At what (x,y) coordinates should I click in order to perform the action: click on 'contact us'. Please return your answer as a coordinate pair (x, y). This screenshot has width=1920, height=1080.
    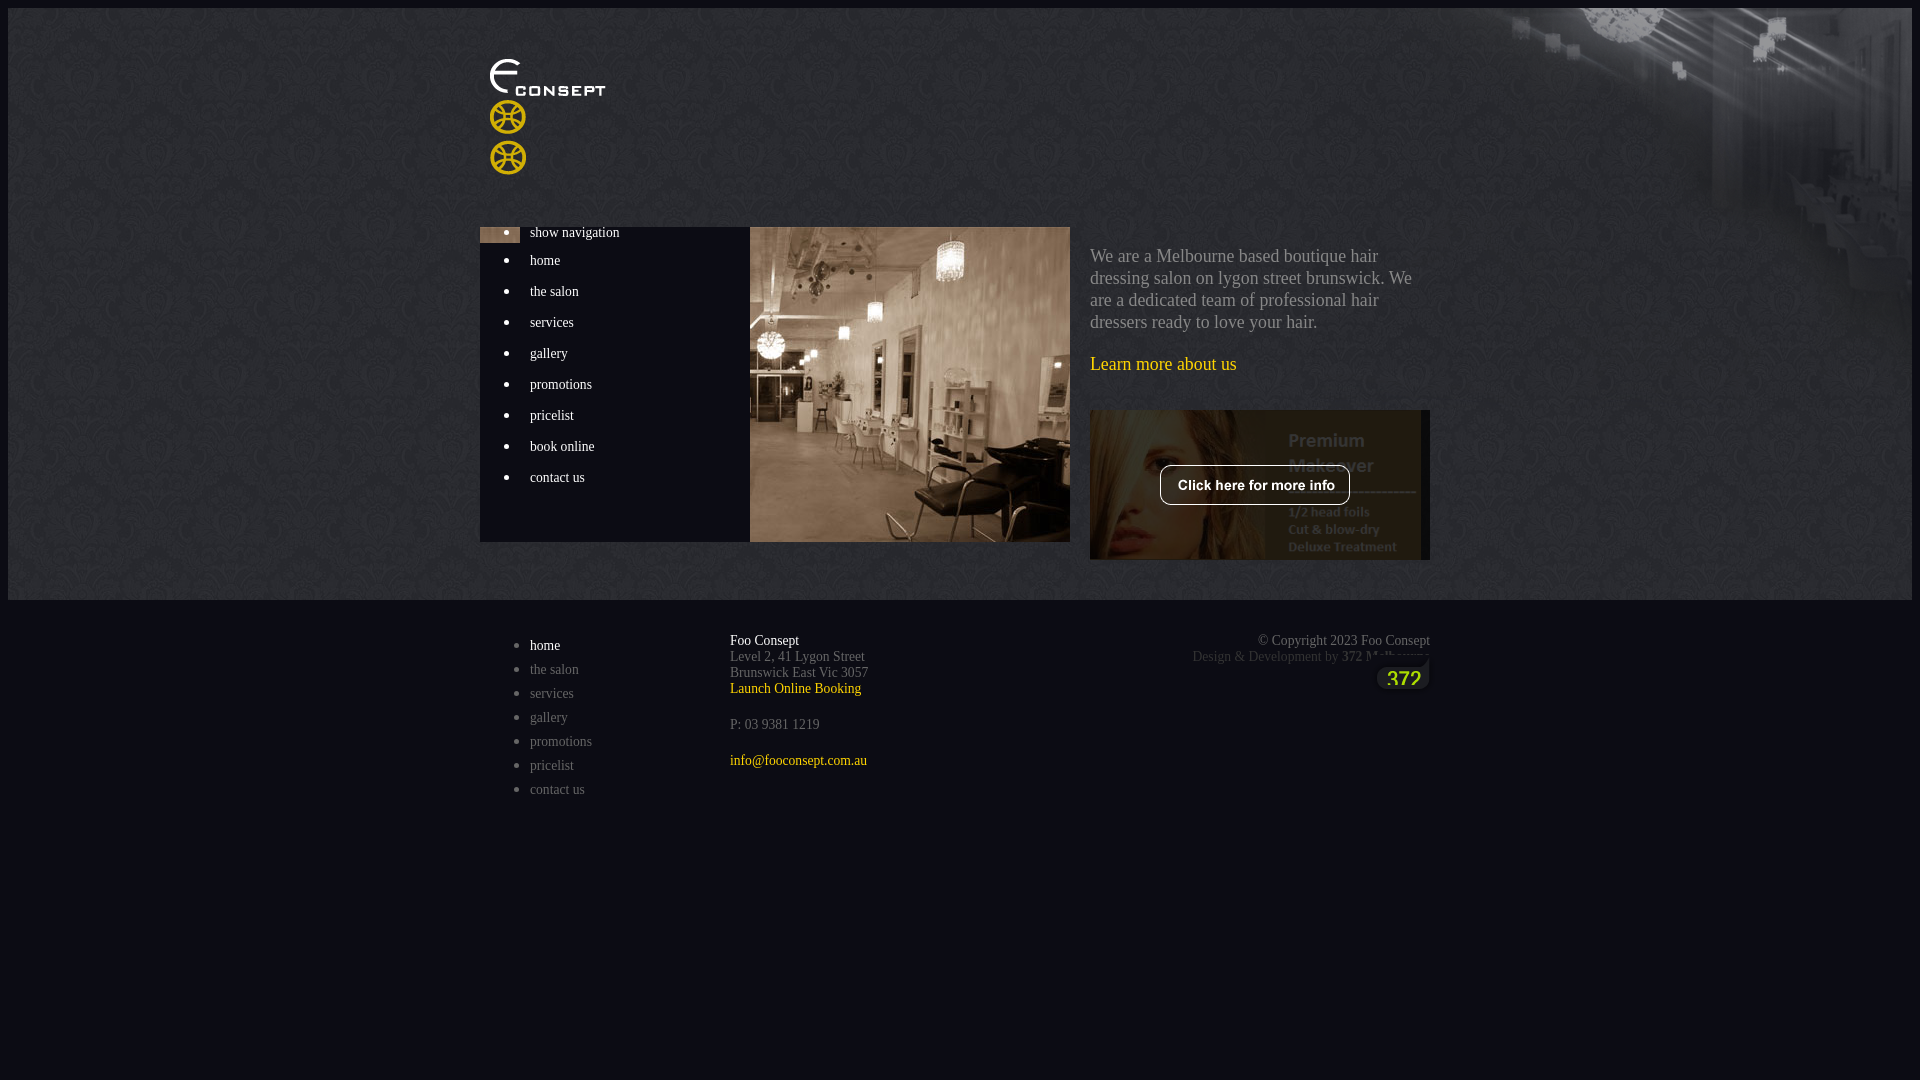
    Looking at the image, I should click on (519, 478).